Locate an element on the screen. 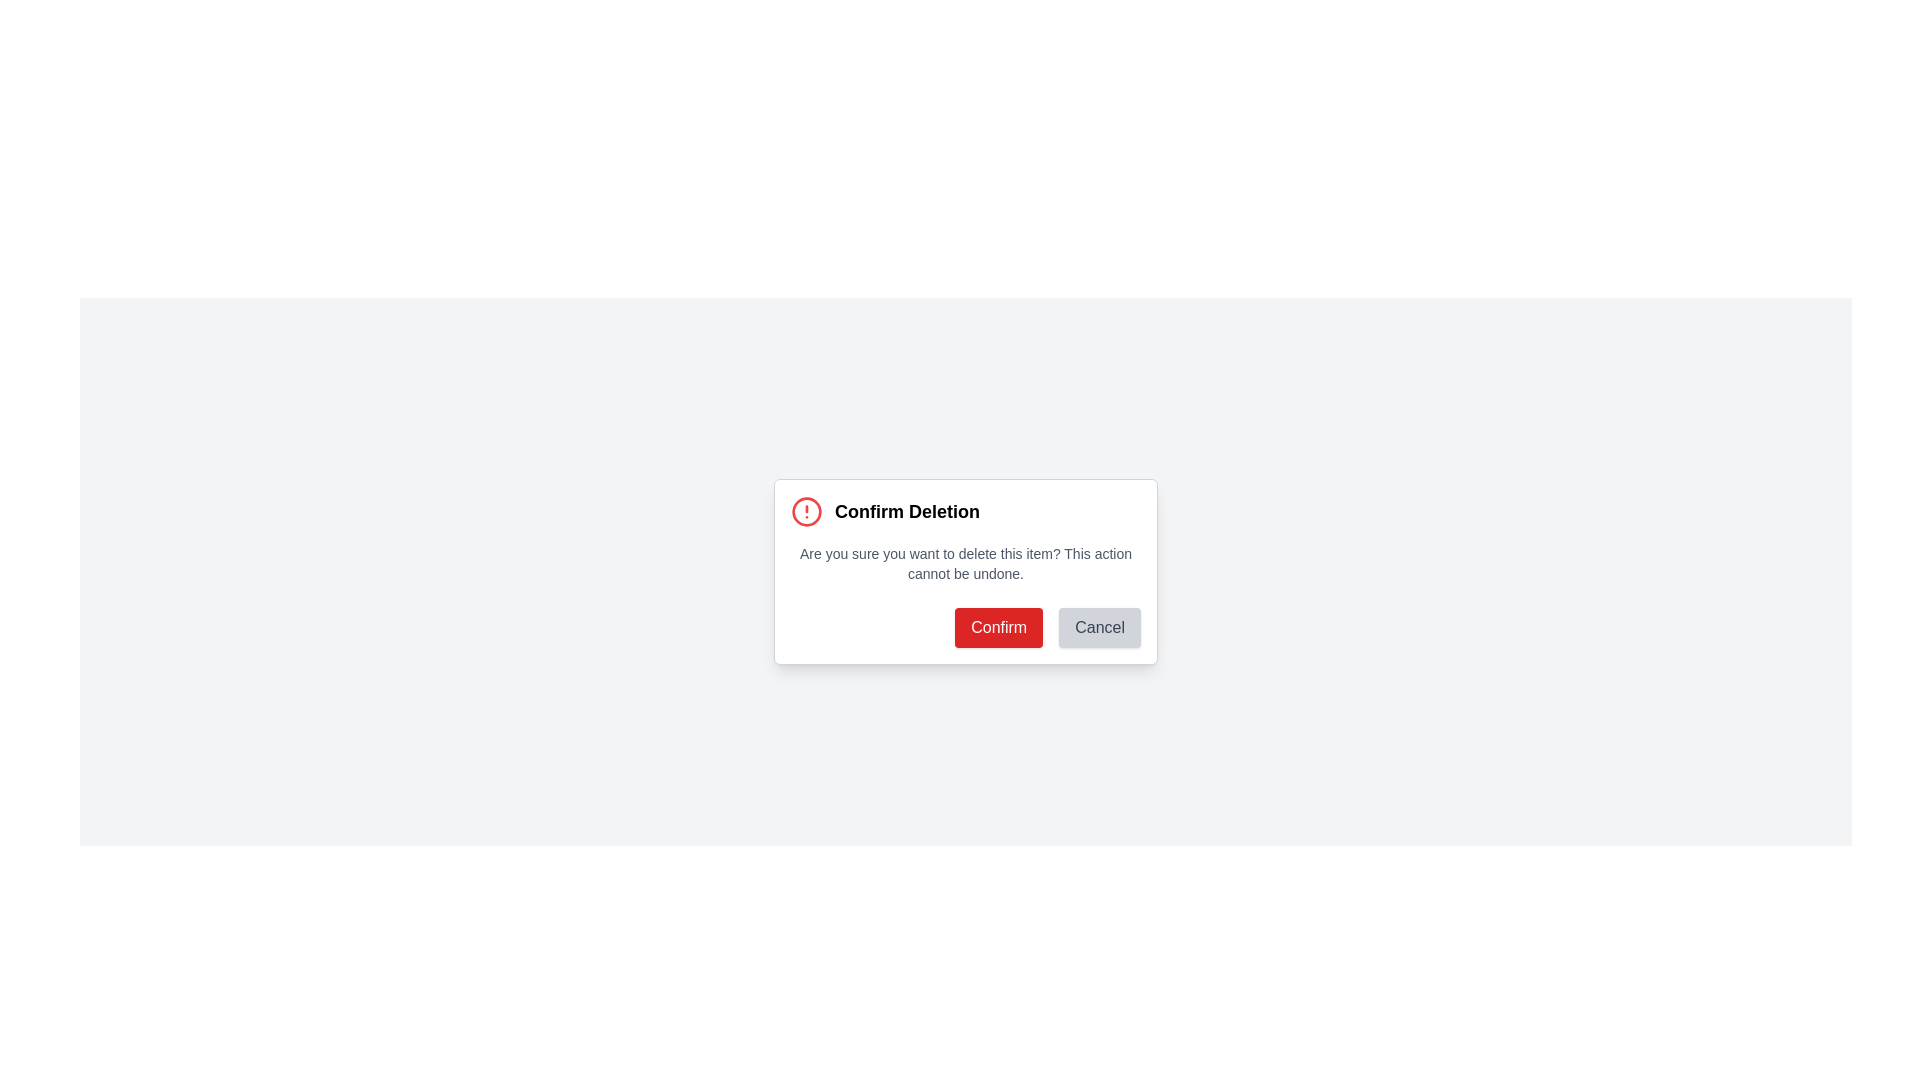 The width and height of the screenshot is (1920, 1080). the SVG circle element that represents a warning or alert sign in the top-left corner of the confirmation dialog is located at coordinates (806, 511).